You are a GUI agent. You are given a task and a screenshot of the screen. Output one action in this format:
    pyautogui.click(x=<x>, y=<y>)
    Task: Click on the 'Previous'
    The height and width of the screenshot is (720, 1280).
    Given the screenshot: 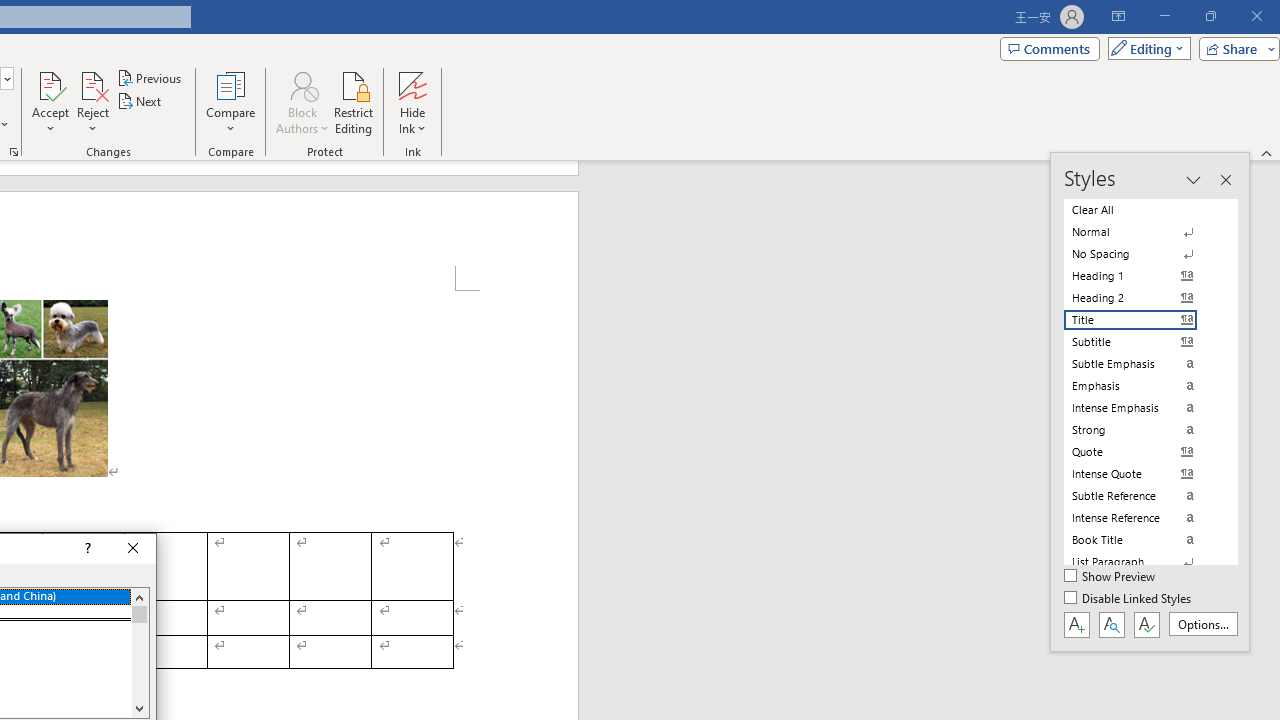 What is the action you would take?
    pyautogui.click(x=150, y=77)
    